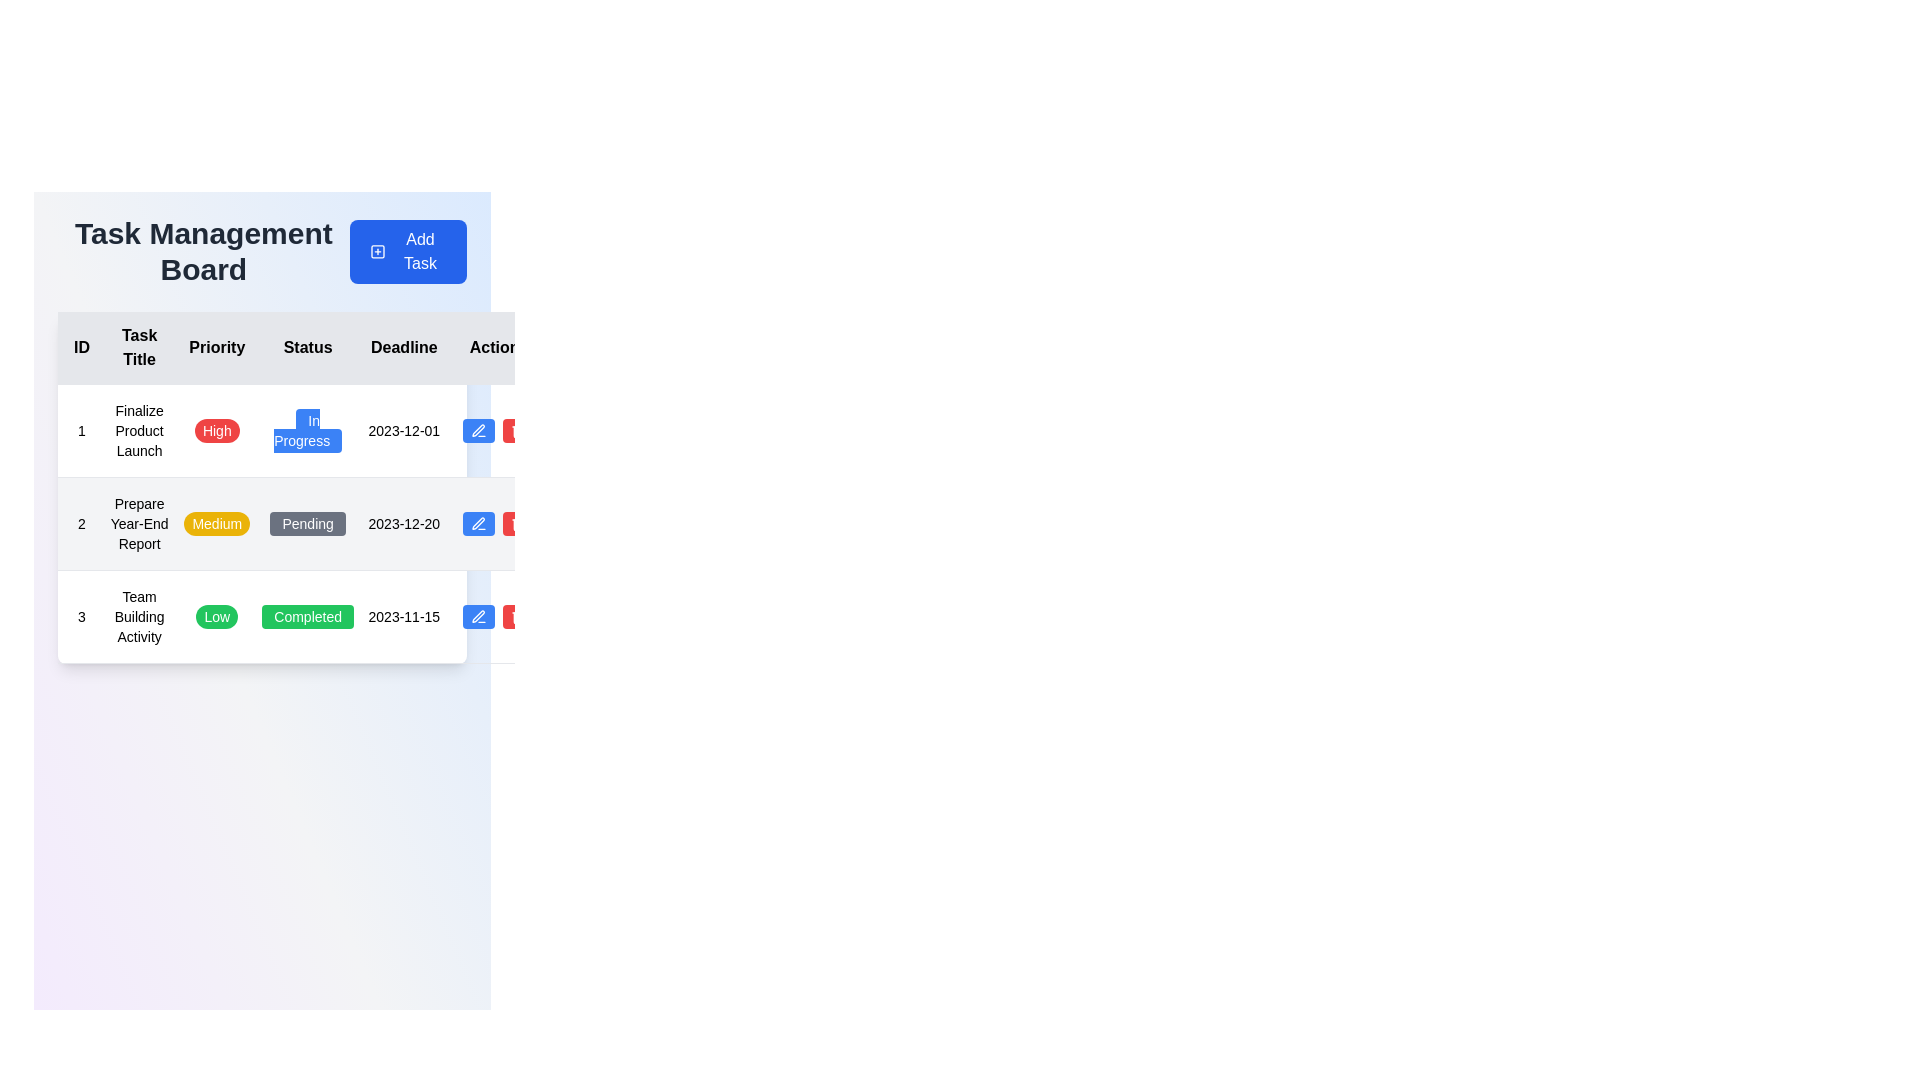  I want to click on the 'In Progress' status badge, which is a rectangular badge with rounded corners, a blue background, and white text in a sans-serif font, located in the 'Status' column of the first row of the task management table, so click(307, 430).